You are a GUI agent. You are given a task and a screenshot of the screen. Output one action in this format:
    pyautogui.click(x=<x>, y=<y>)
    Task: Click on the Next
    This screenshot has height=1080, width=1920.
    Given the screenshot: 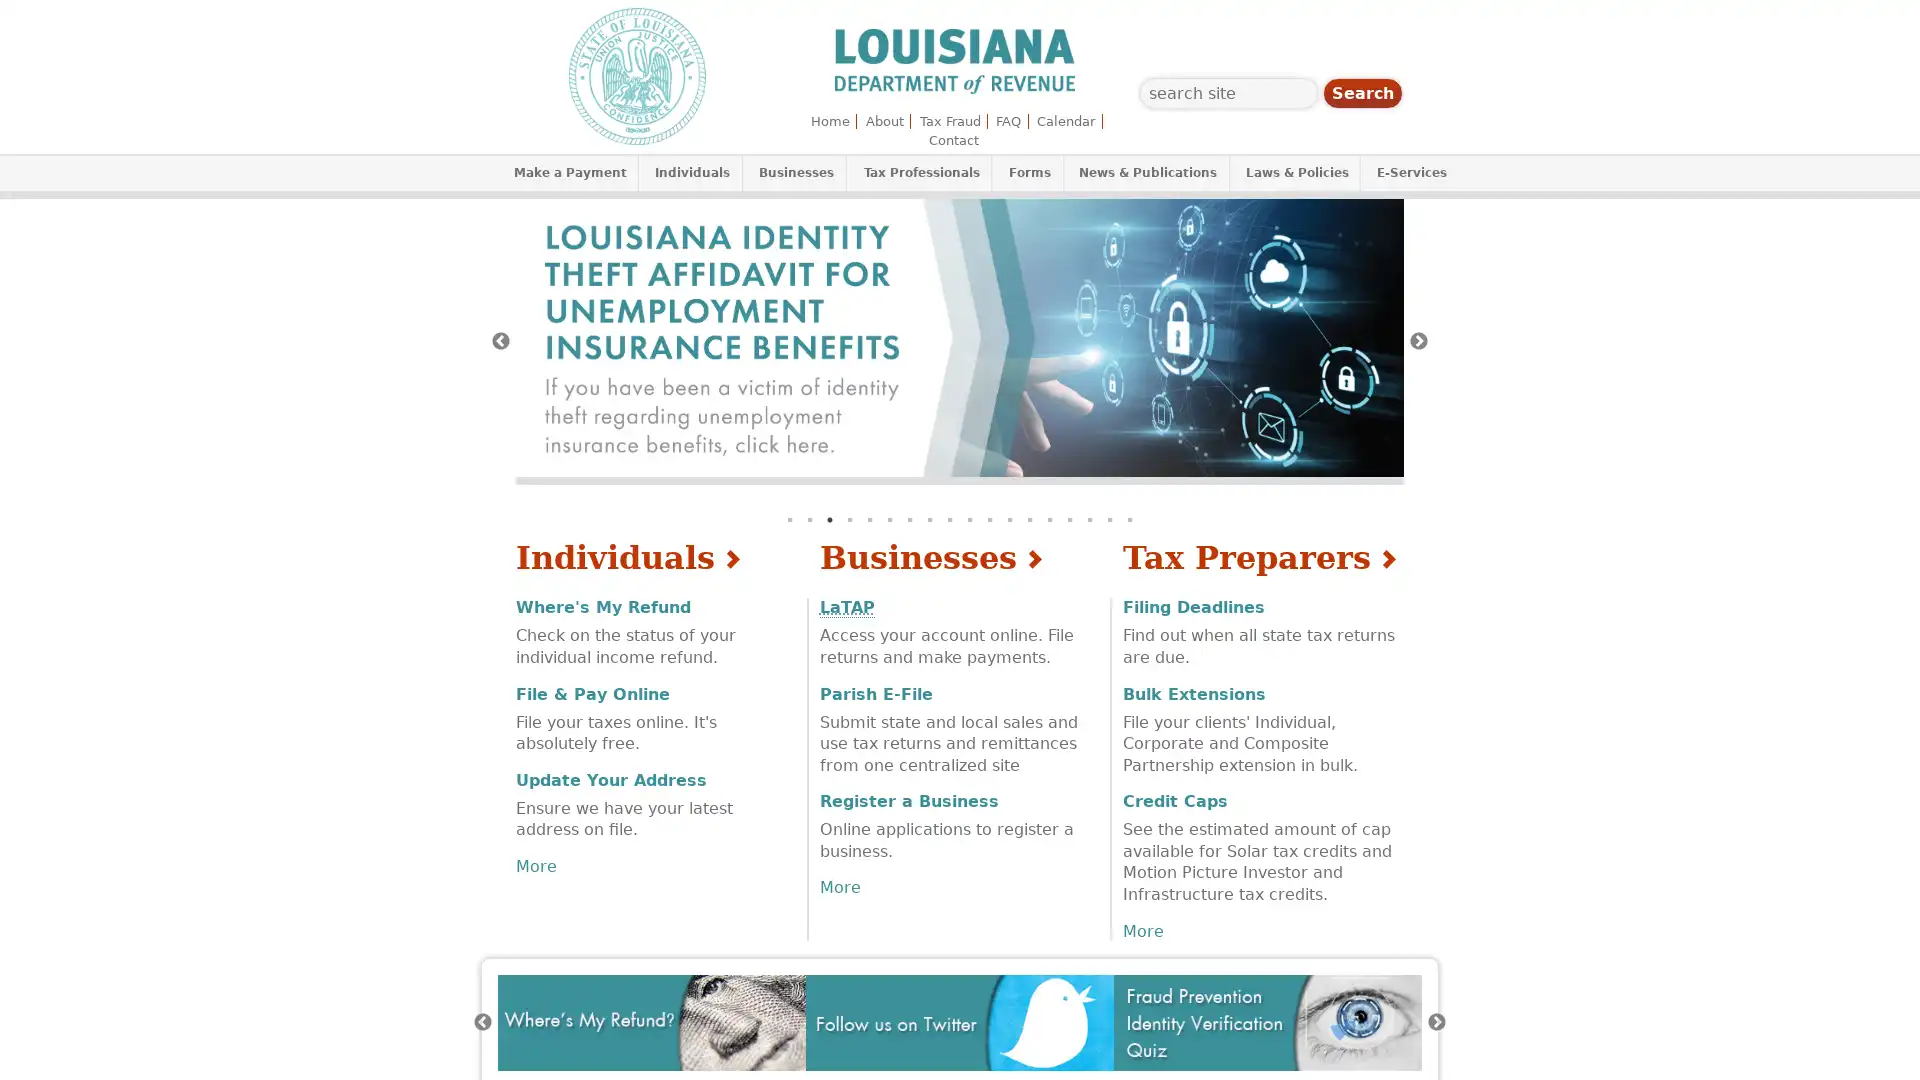 What is the action you would take?
    pyautogui.click(x=1418, y=339)
    